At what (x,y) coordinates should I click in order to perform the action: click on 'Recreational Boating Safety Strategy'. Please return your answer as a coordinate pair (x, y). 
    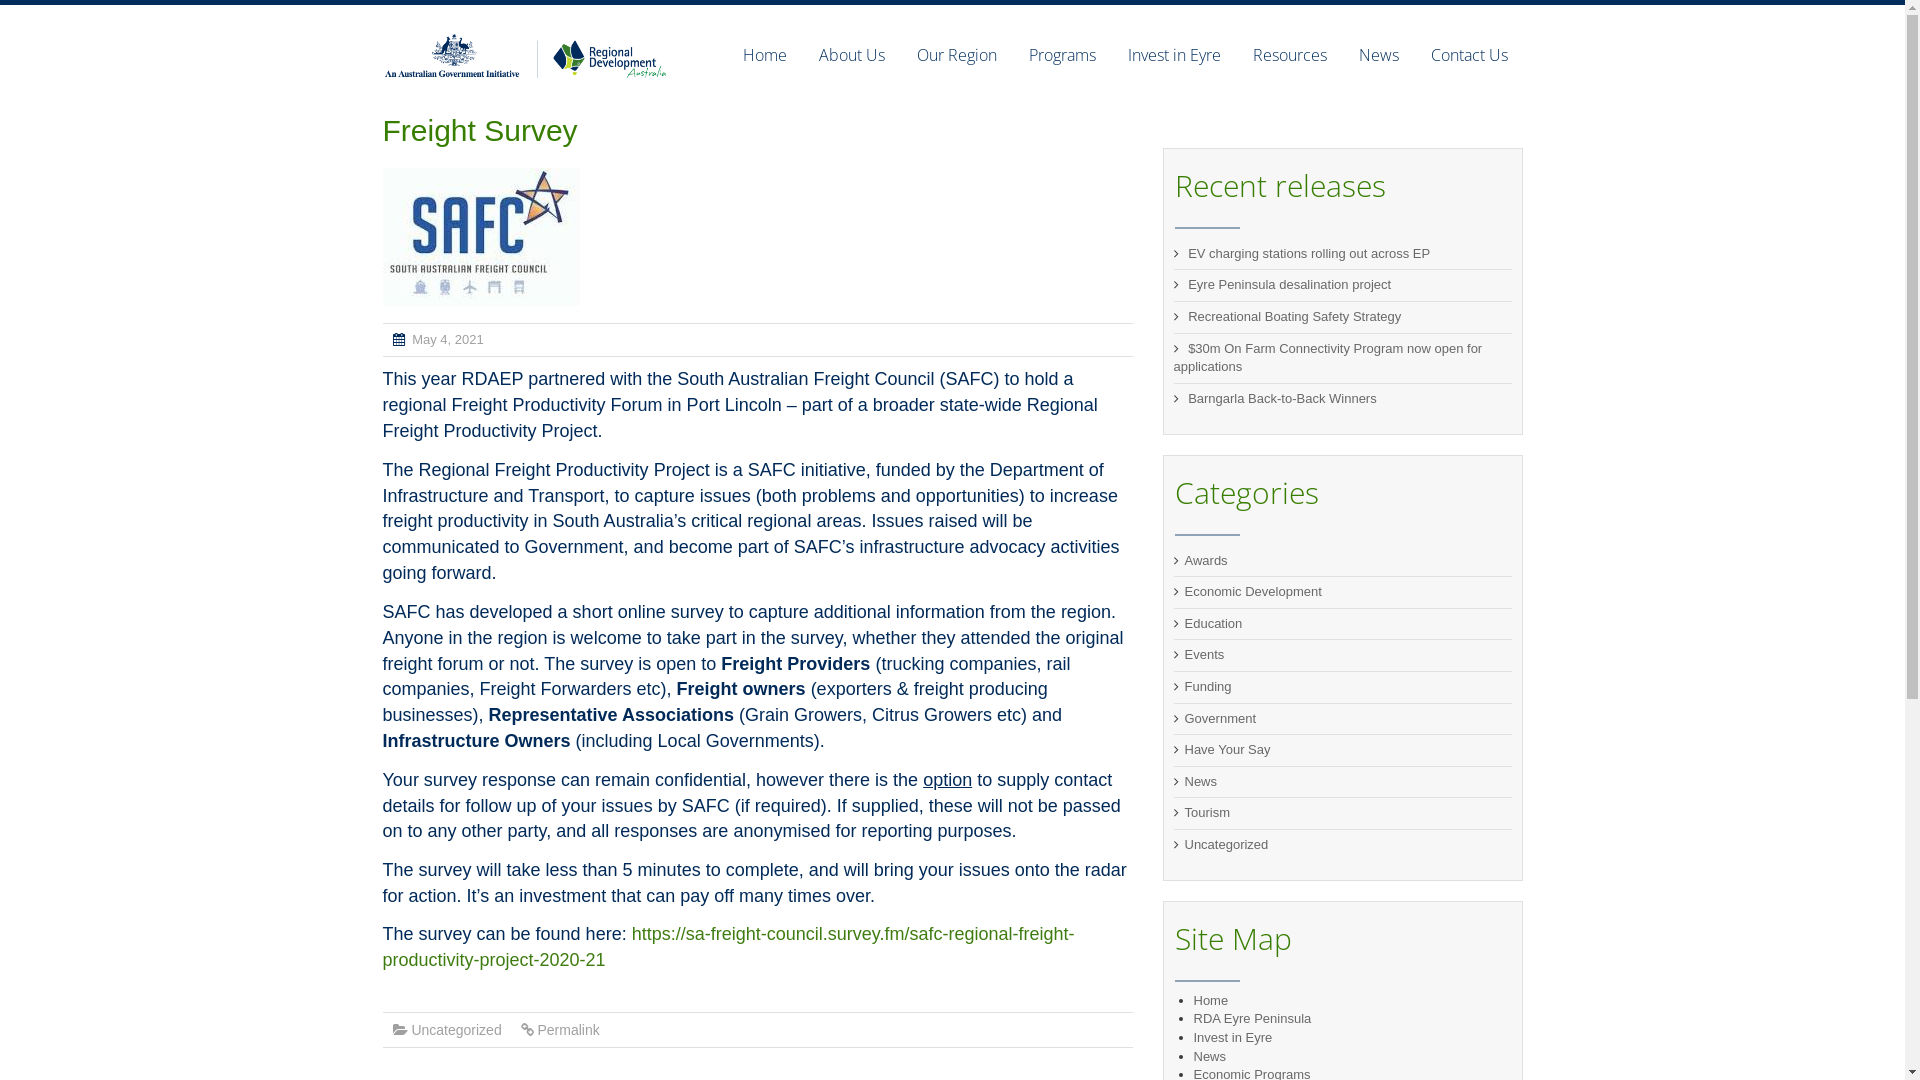
    Looking at the image, I should click on (1294, 315).